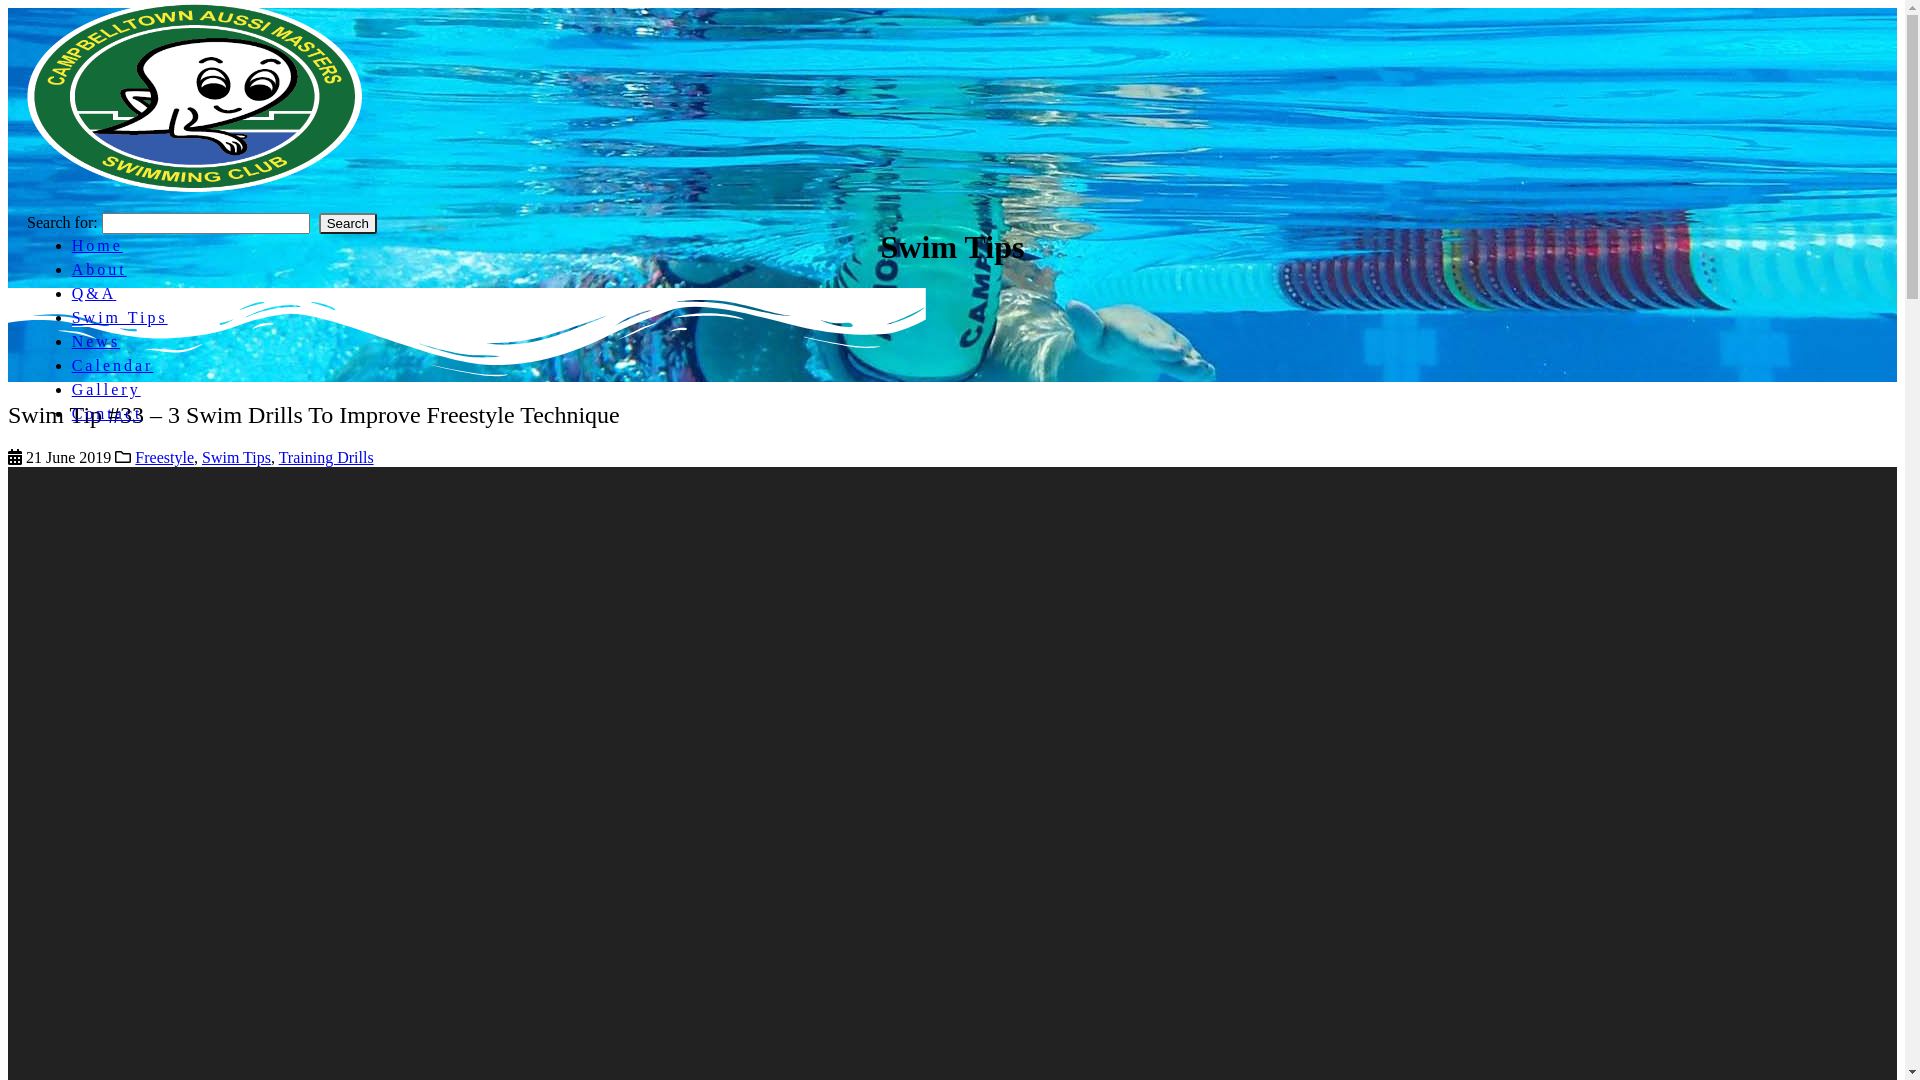 The height and width of the screenshot is (1080, 1920). What do you see at coordinates (236, 457) in the screenshot?
I see `'Swim Tips'` at bounding box center [236, 457].